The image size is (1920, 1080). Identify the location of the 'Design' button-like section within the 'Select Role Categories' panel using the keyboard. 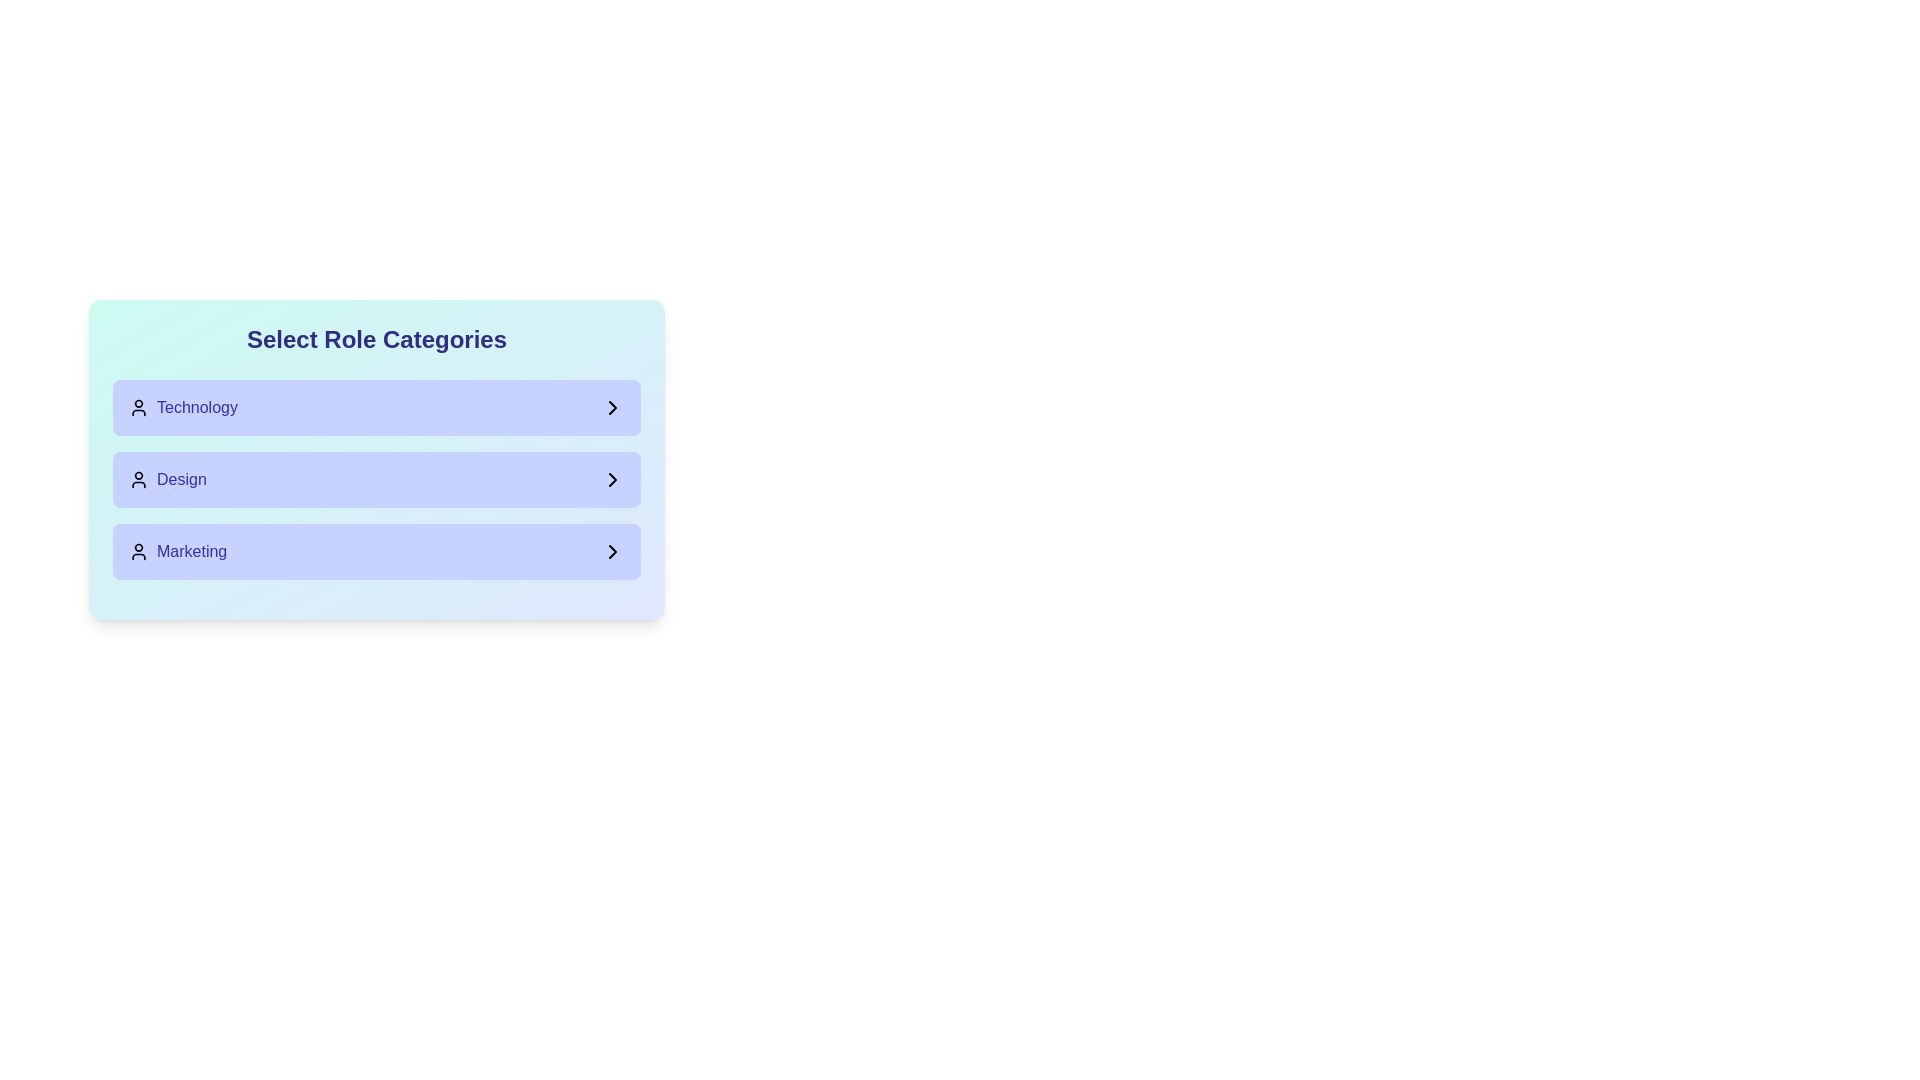
(377, 479).